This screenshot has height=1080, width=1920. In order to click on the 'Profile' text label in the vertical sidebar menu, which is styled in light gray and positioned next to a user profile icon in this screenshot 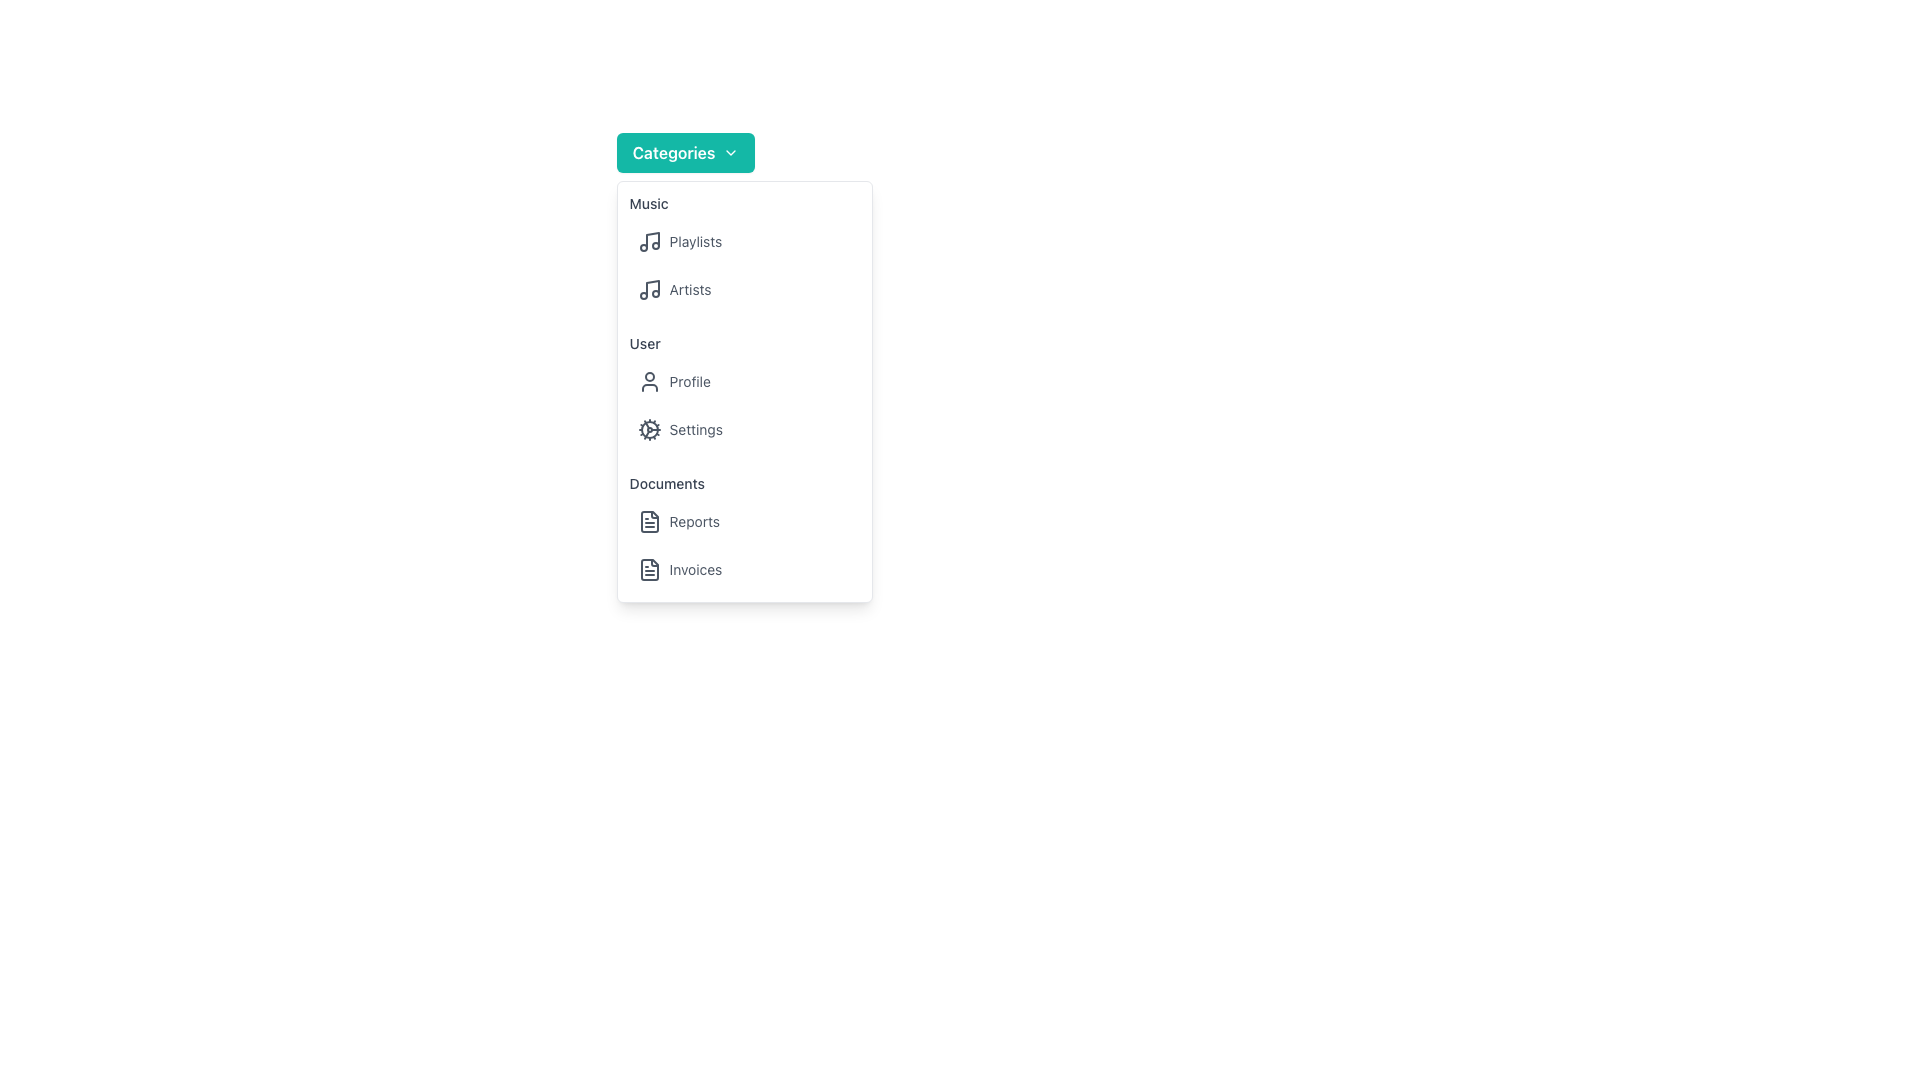, I will do `click(690, 381)`.